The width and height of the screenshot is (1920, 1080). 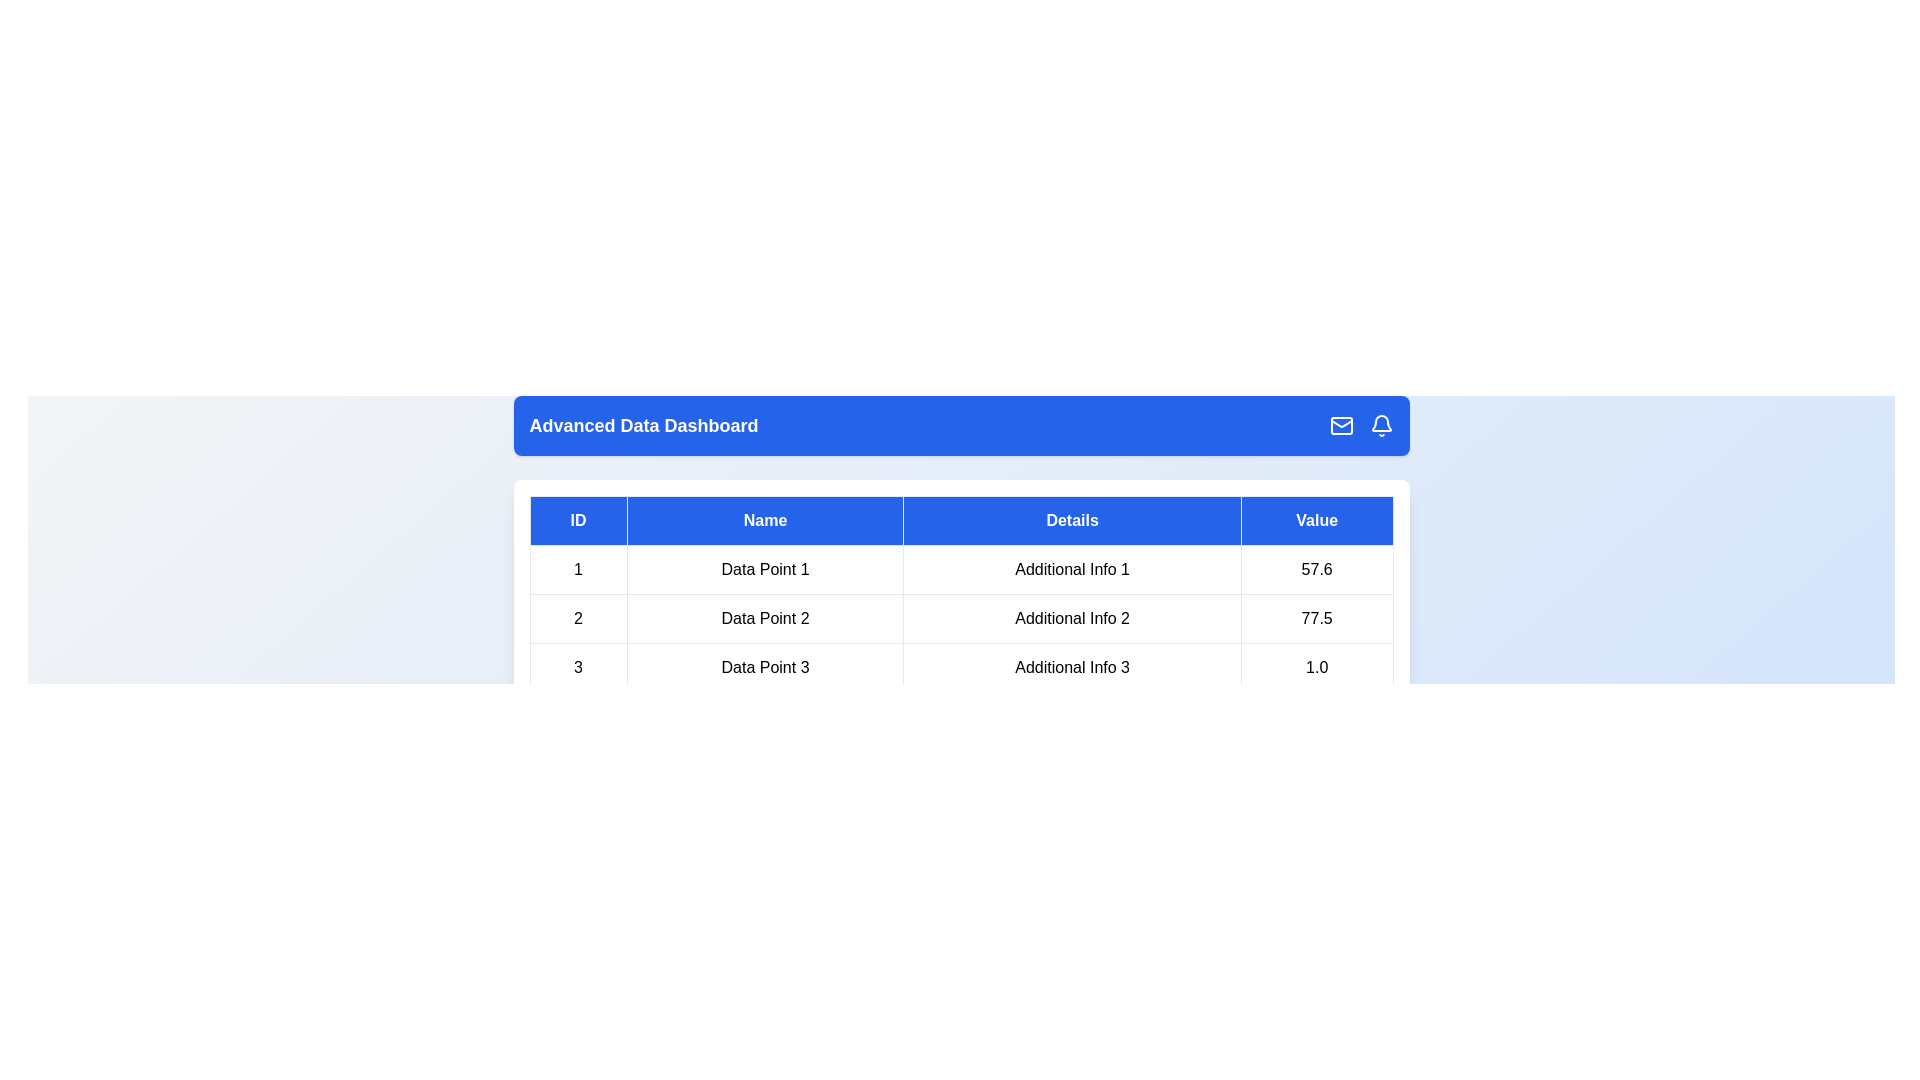 I want to click on the header icon Mail, so click(x=1341, y=424).